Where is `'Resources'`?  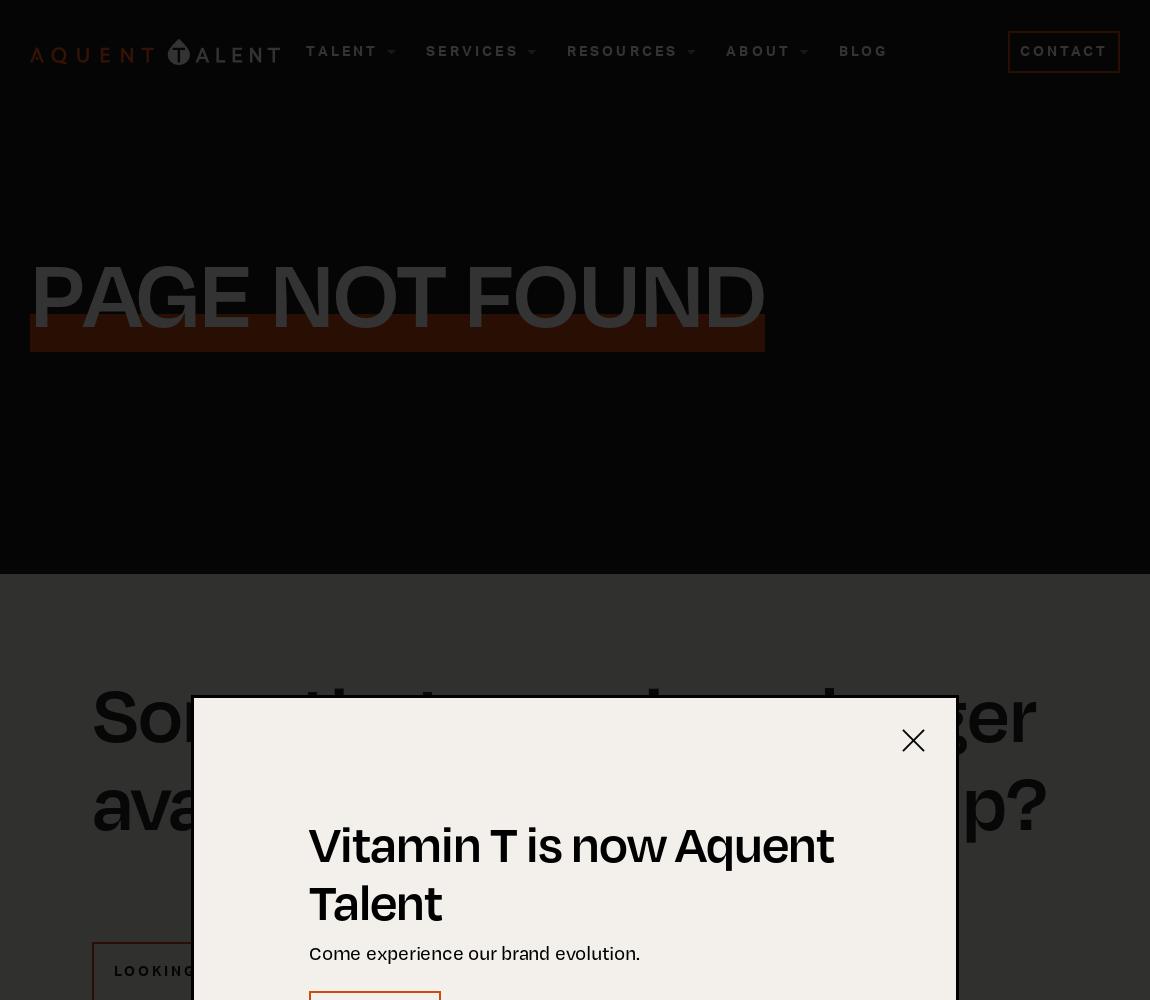 'Resources' is located at coordinates (566, 52).